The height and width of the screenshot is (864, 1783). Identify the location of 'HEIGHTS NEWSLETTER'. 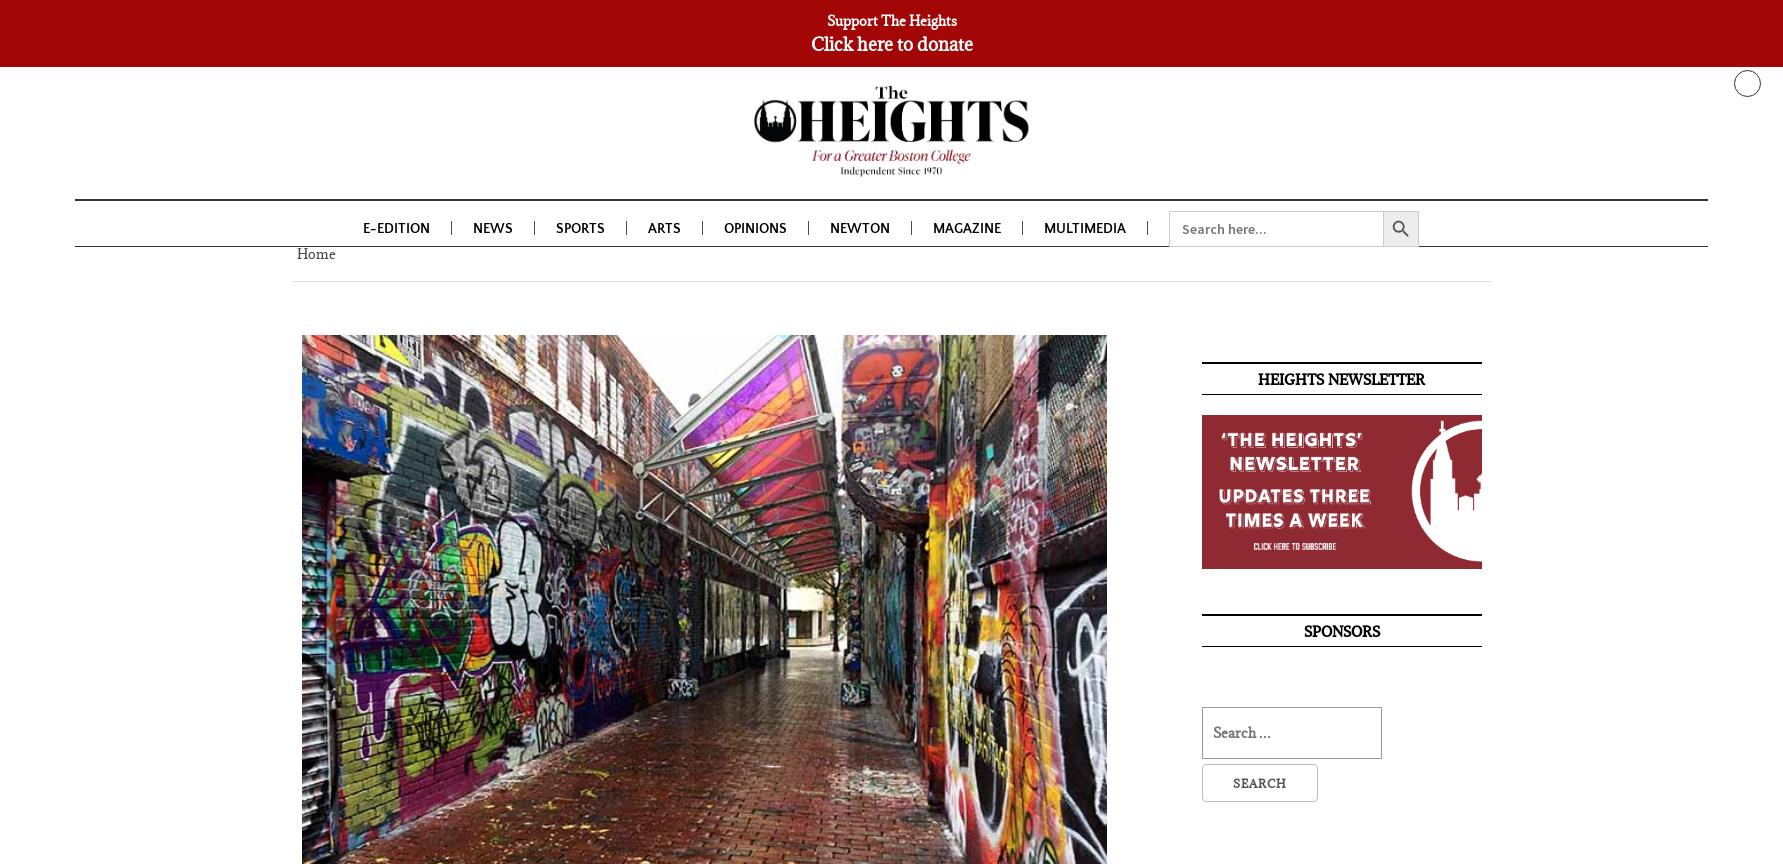
(1340, 382).